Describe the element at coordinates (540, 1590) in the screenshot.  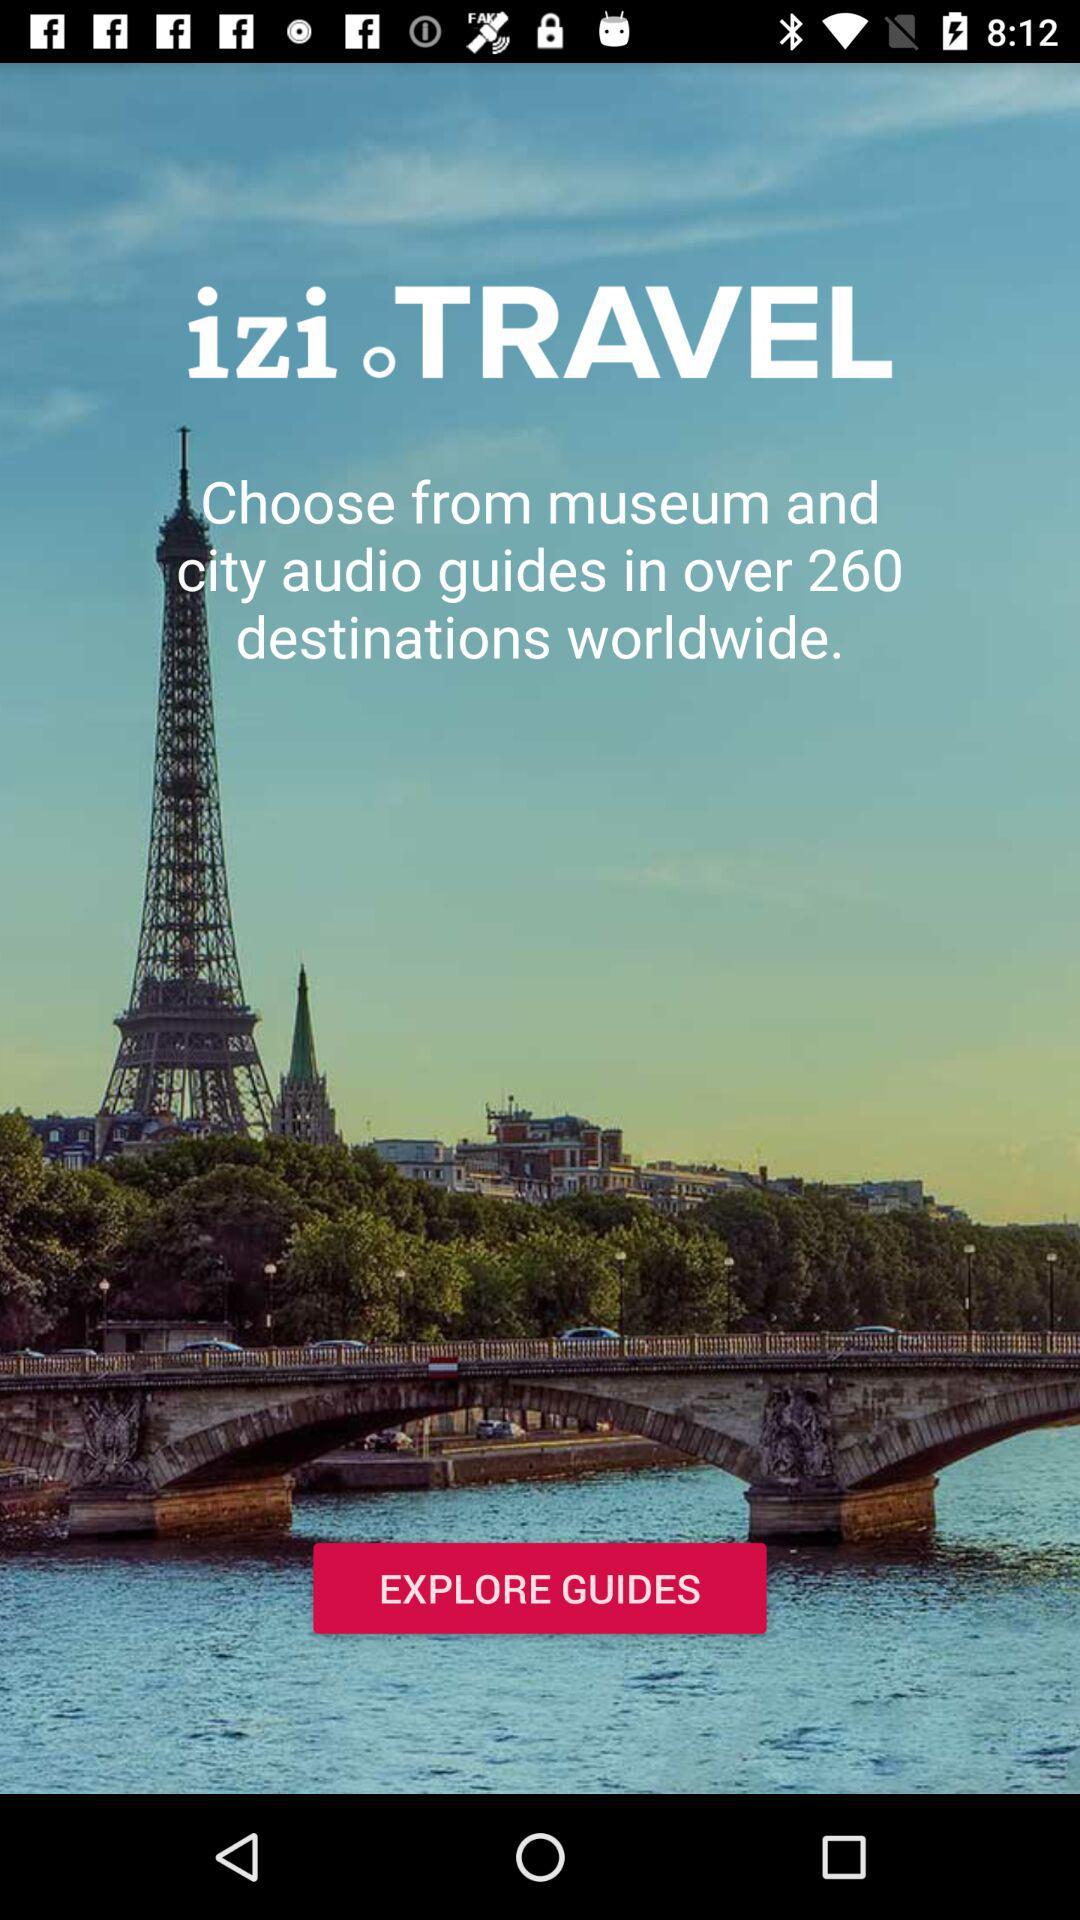
I see `the item below choose from museum icon` at that location.